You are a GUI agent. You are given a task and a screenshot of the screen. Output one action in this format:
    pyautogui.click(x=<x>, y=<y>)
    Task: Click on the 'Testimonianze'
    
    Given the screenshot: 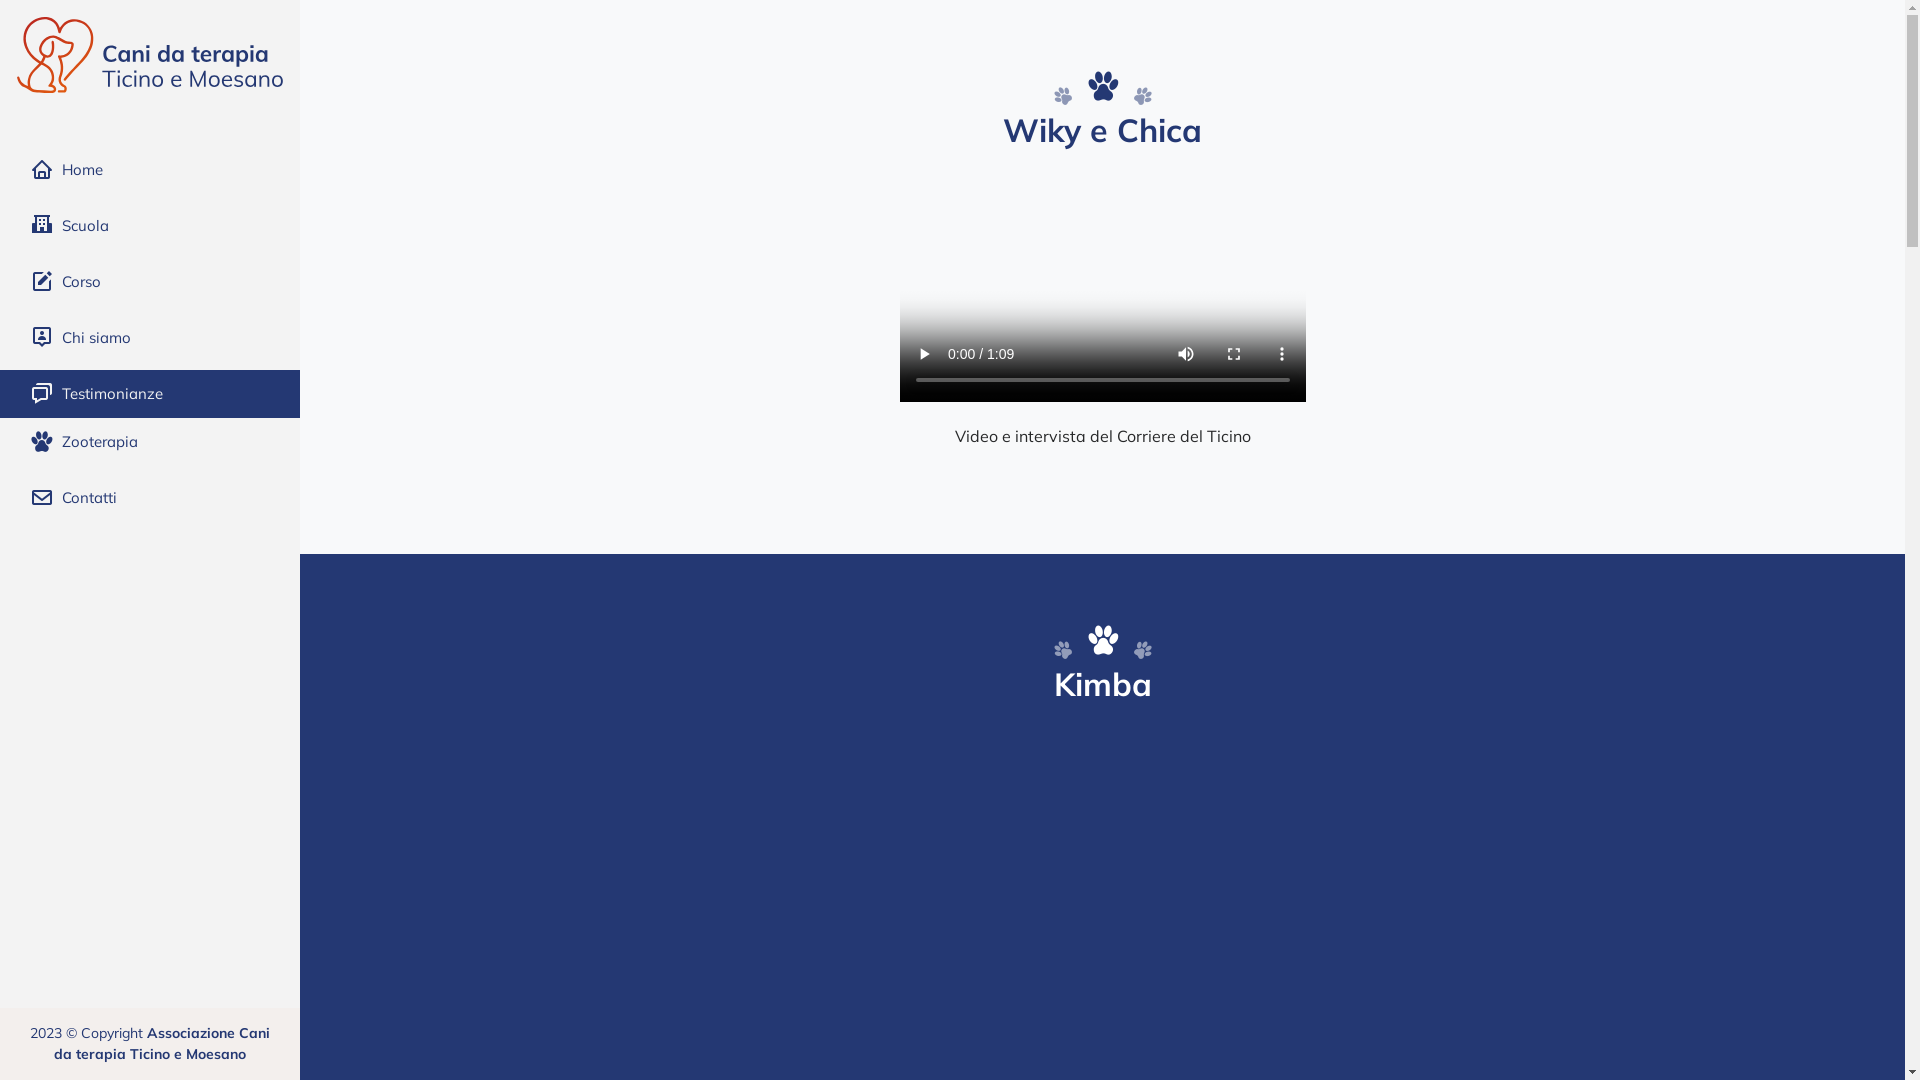 What is the action you would take?
    pyautogui.click(x=148, y=393)
    